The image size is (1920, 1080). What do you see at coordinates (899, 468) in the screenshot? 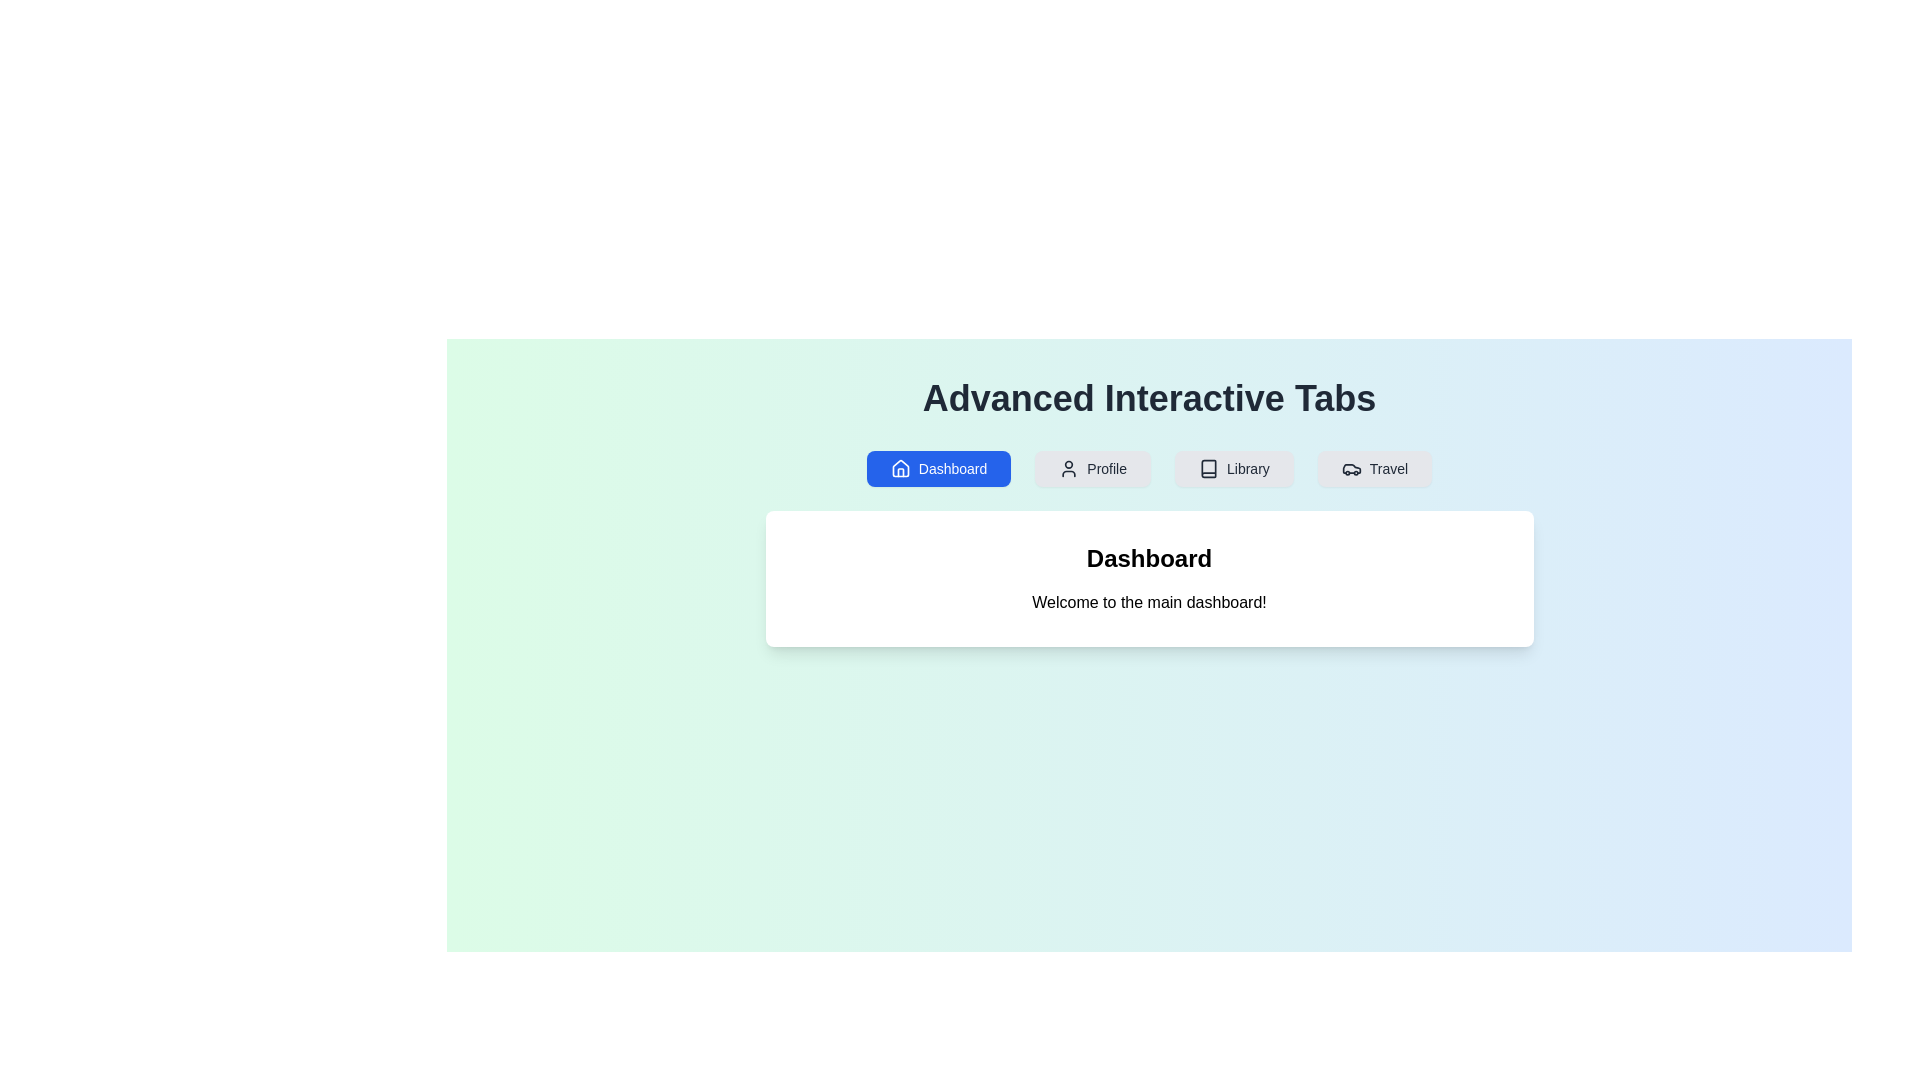
I see `the 'Dashboard' icon, which is represented by a house symbol and is part of the horizontal navigation menu, positioned to the left of the 'Profile' tab` at bounding box center [899, 468].